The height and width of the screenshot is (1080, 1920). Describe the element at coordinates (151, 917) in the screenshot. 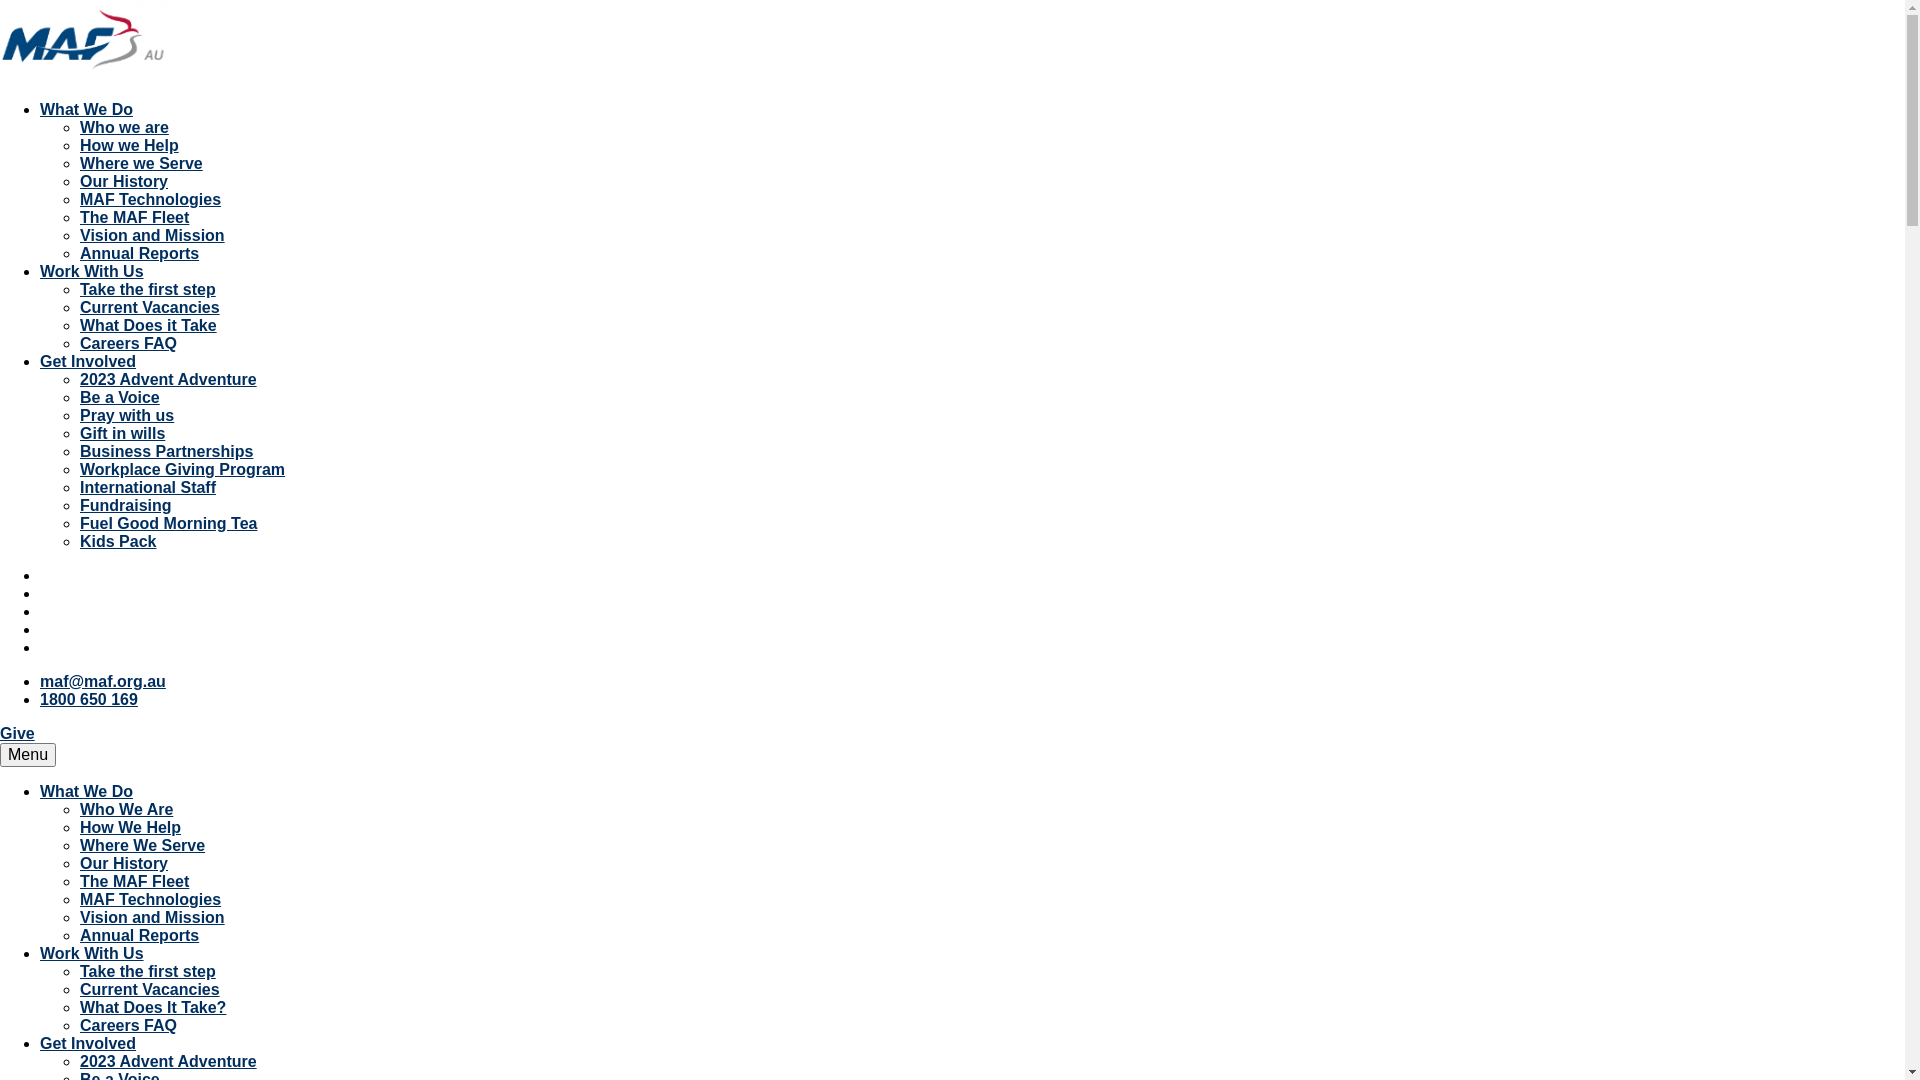

I see `'Vision and Mission'` at that location.